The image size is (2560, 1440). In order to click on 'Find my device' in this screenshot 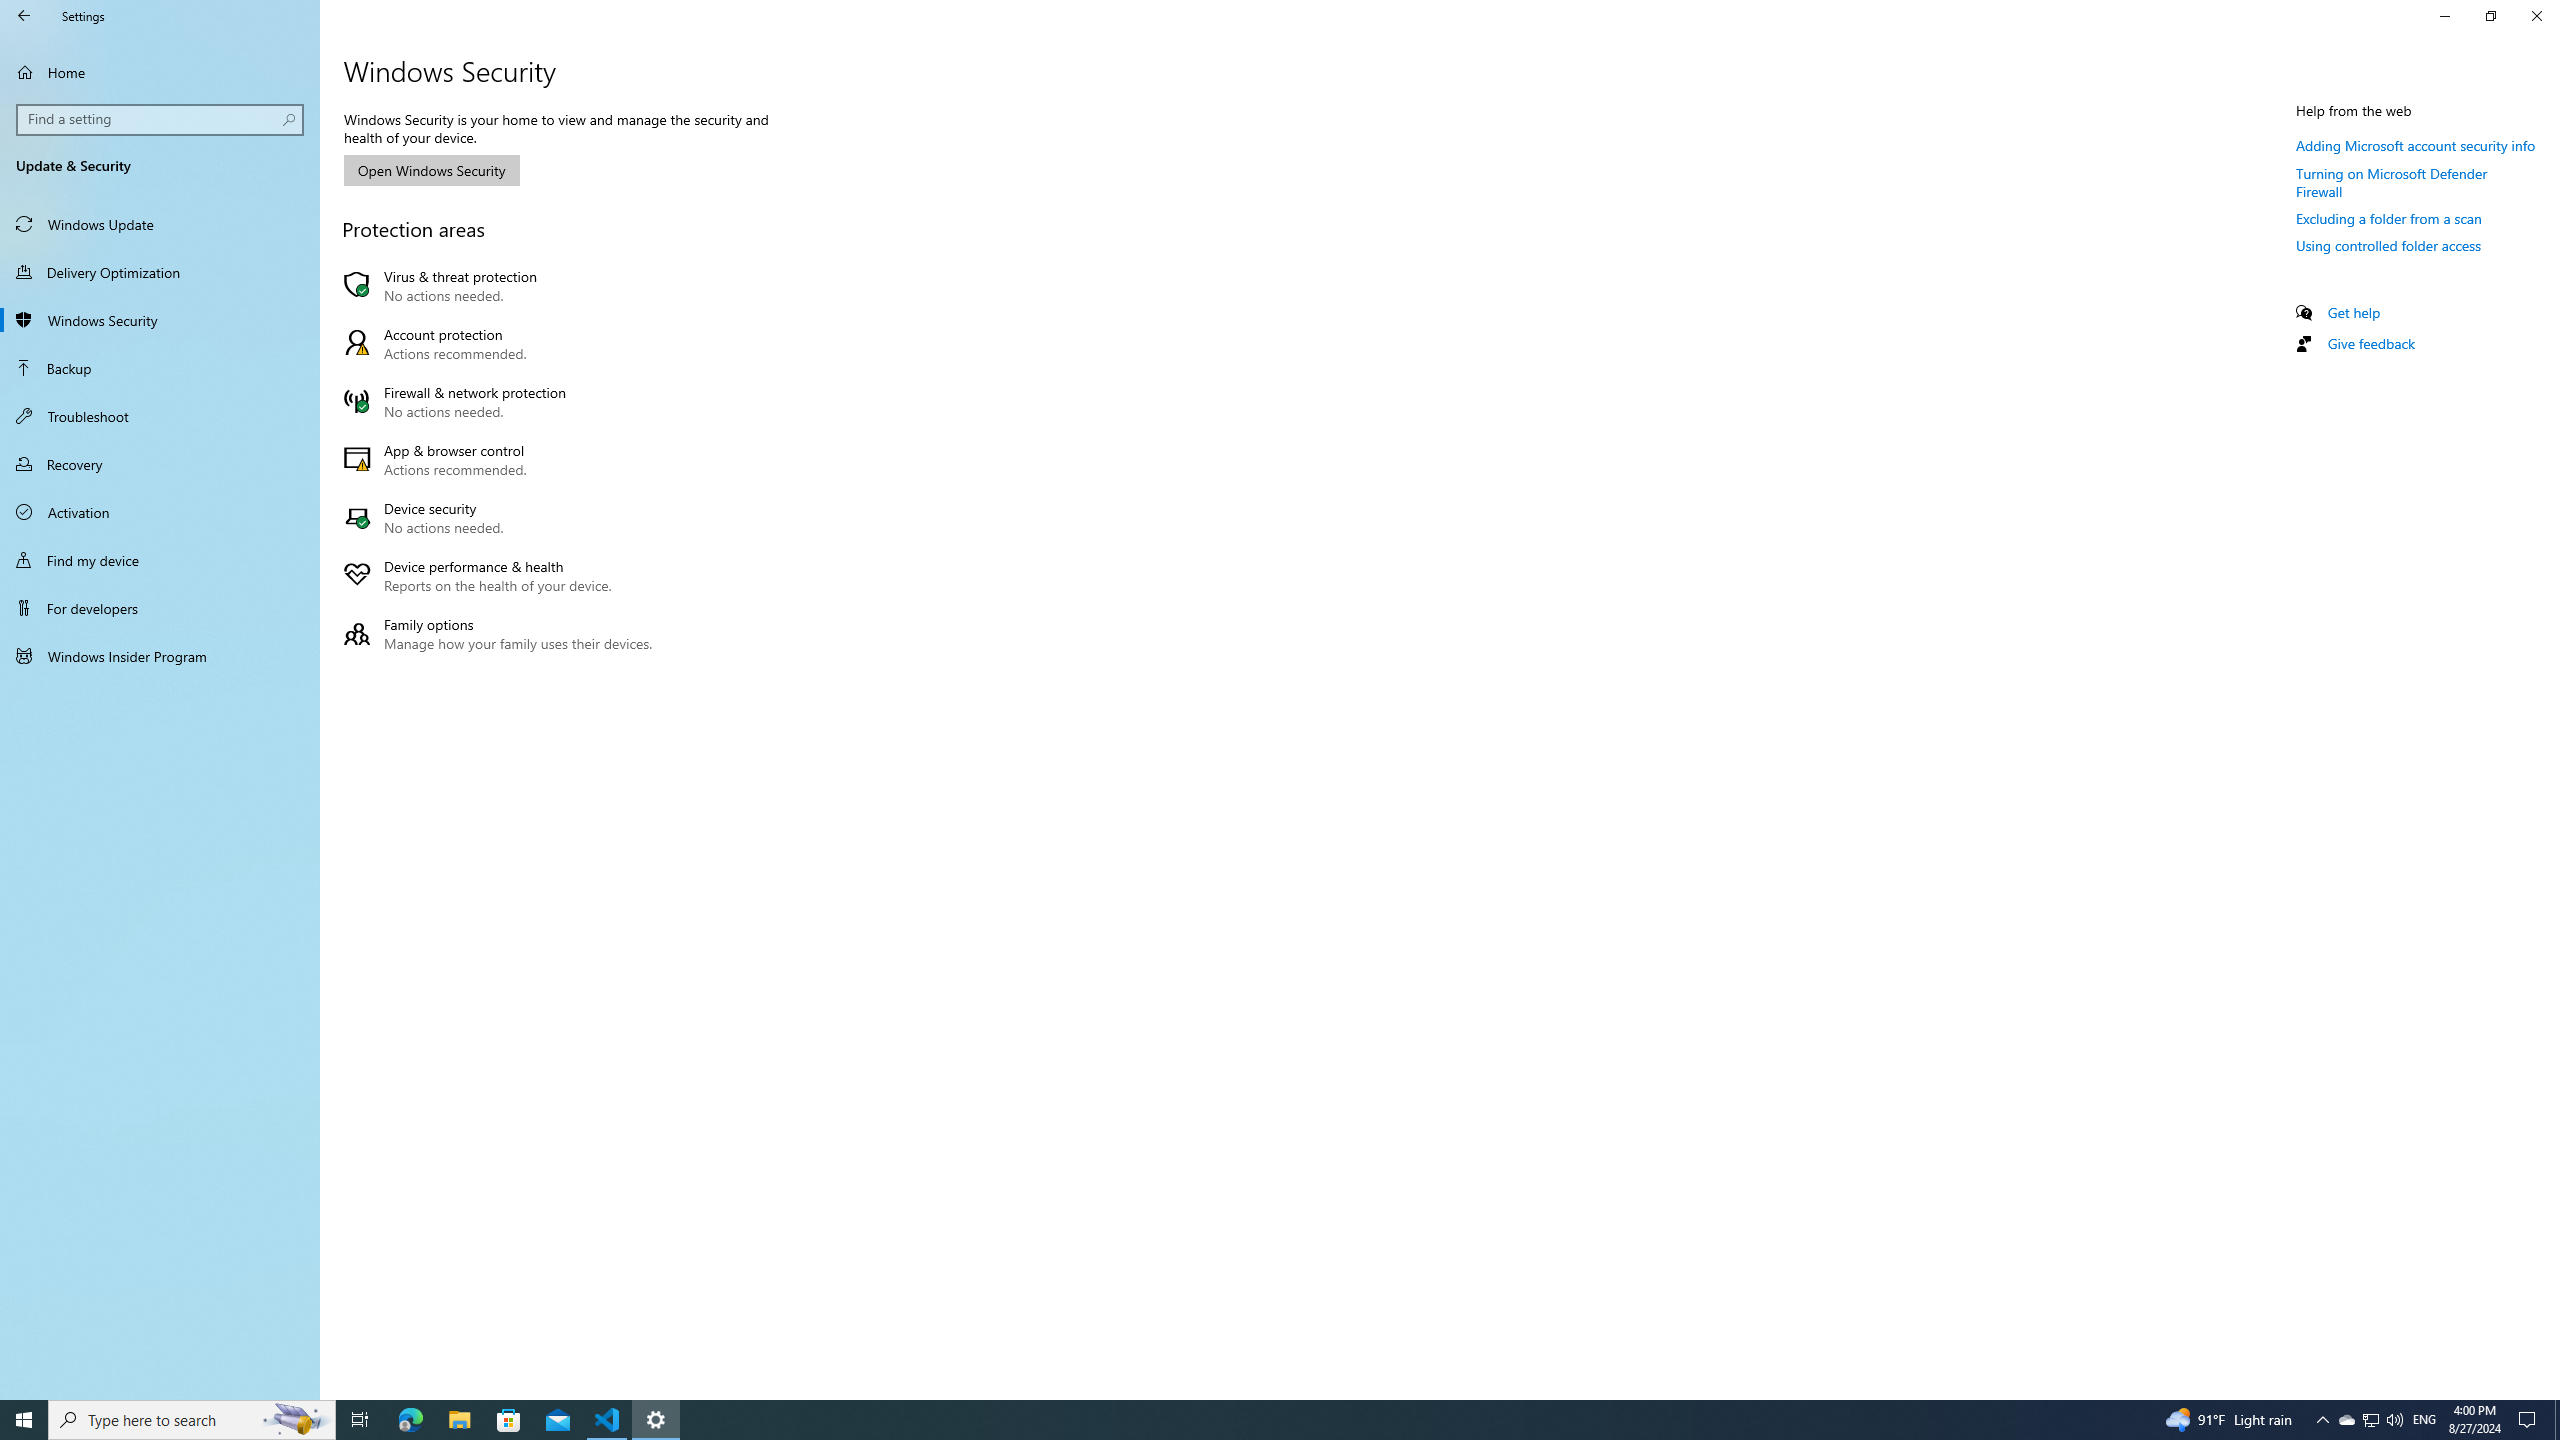, I will do `click(159, 559)`.